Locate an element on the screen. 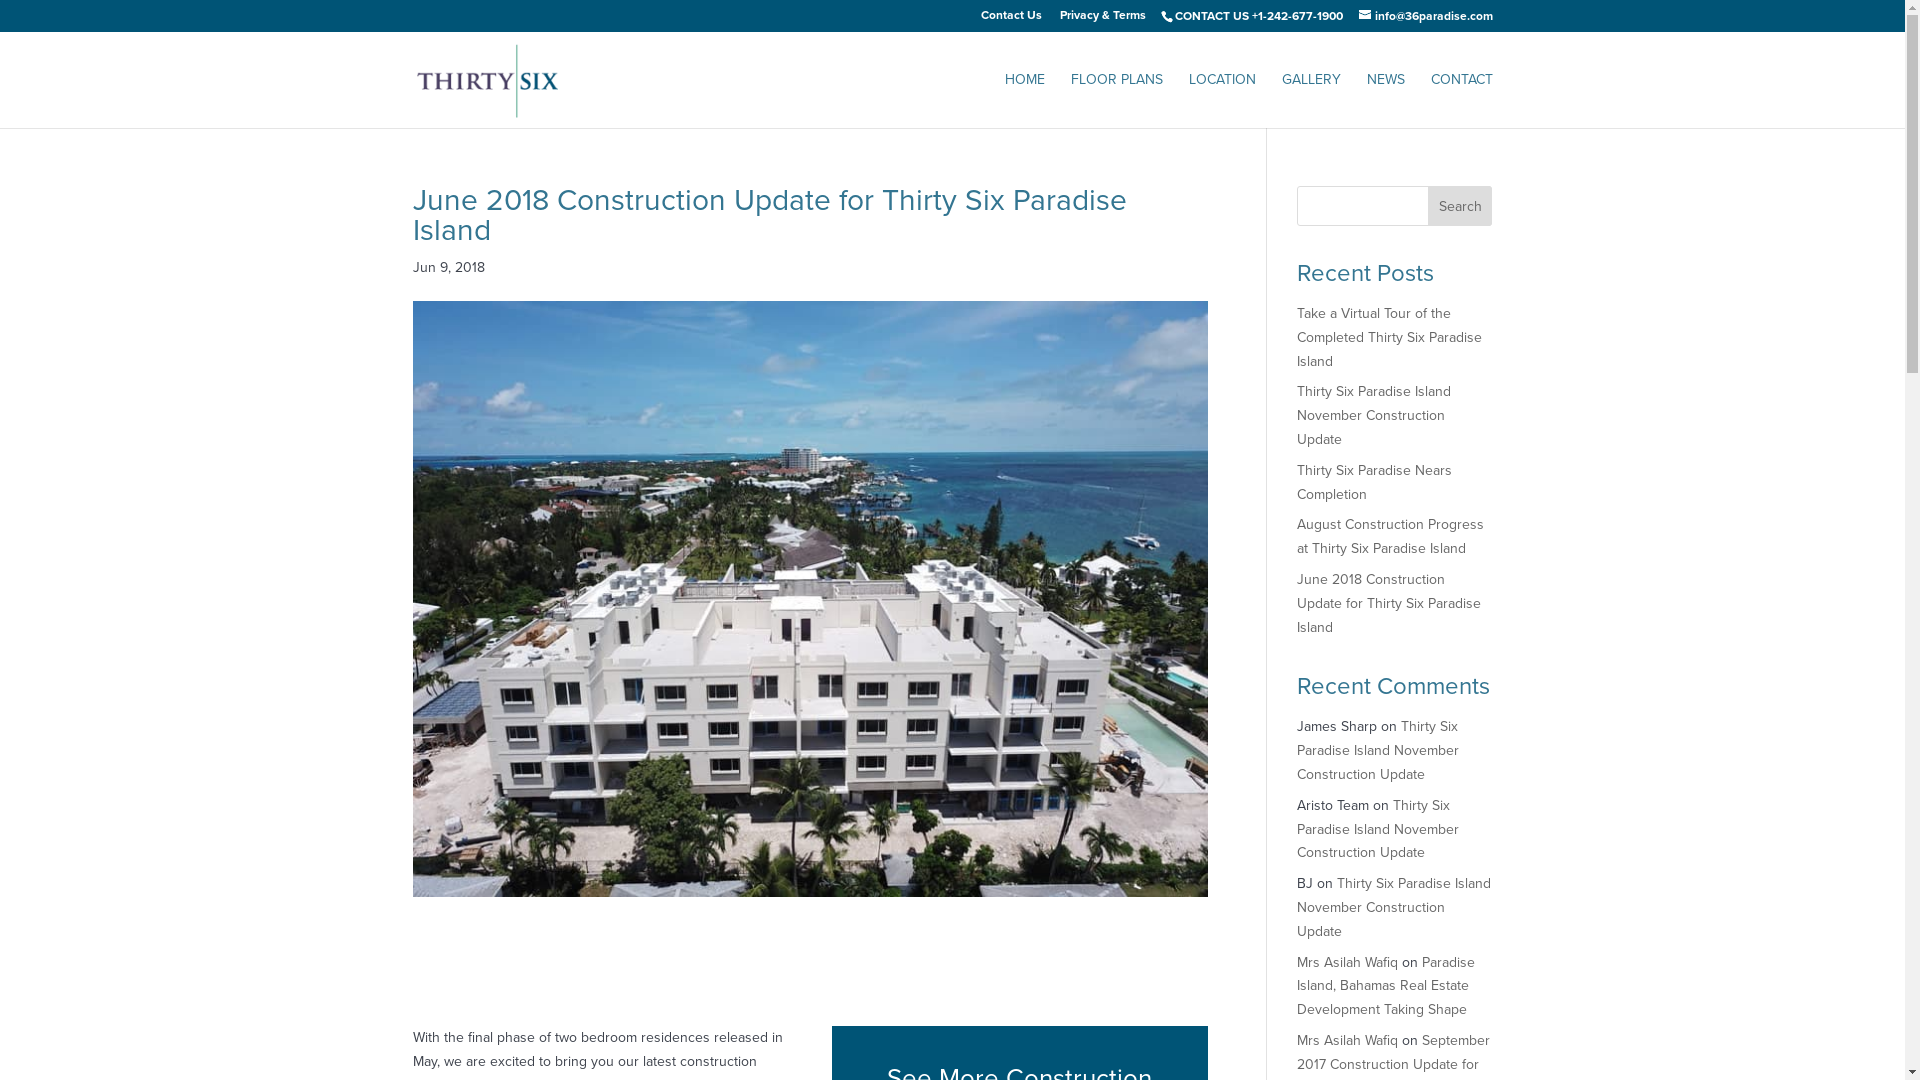 This screenshot has width=1920, height=1080. 'Thirty Six Paradise Island November Construction Update' is located at coordinates (1296, 750).